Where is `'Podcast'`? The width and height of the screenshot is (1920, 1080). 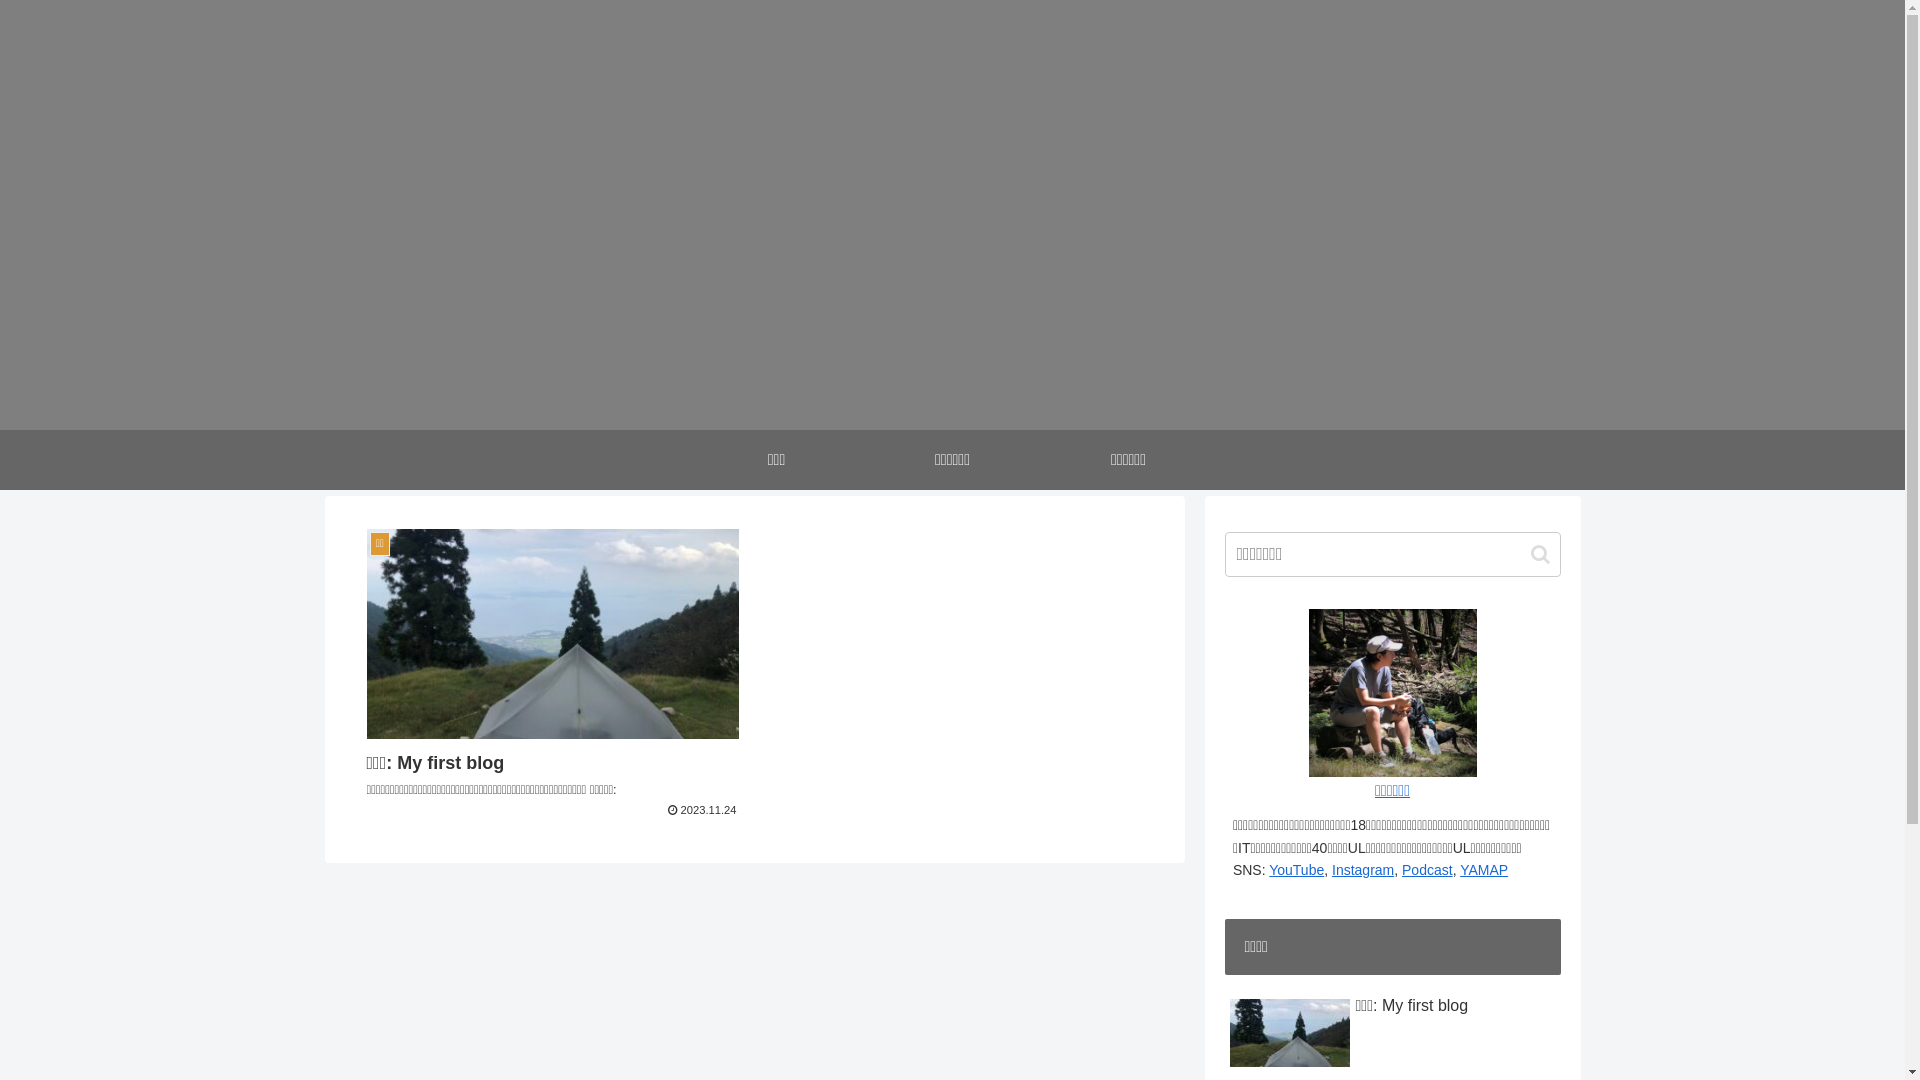 'Podcast' is located at coordinates (1400, 869).